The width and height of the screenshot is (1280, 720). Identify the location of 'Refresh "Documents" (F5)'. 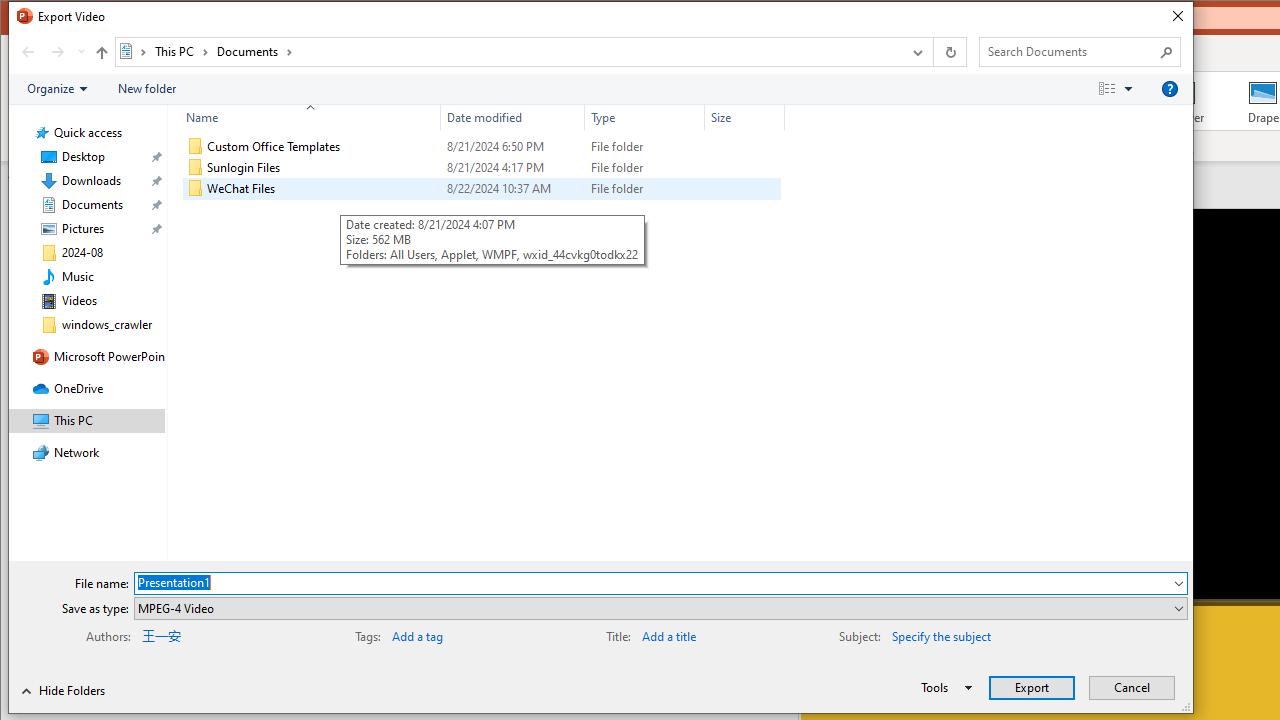
(948, 50).